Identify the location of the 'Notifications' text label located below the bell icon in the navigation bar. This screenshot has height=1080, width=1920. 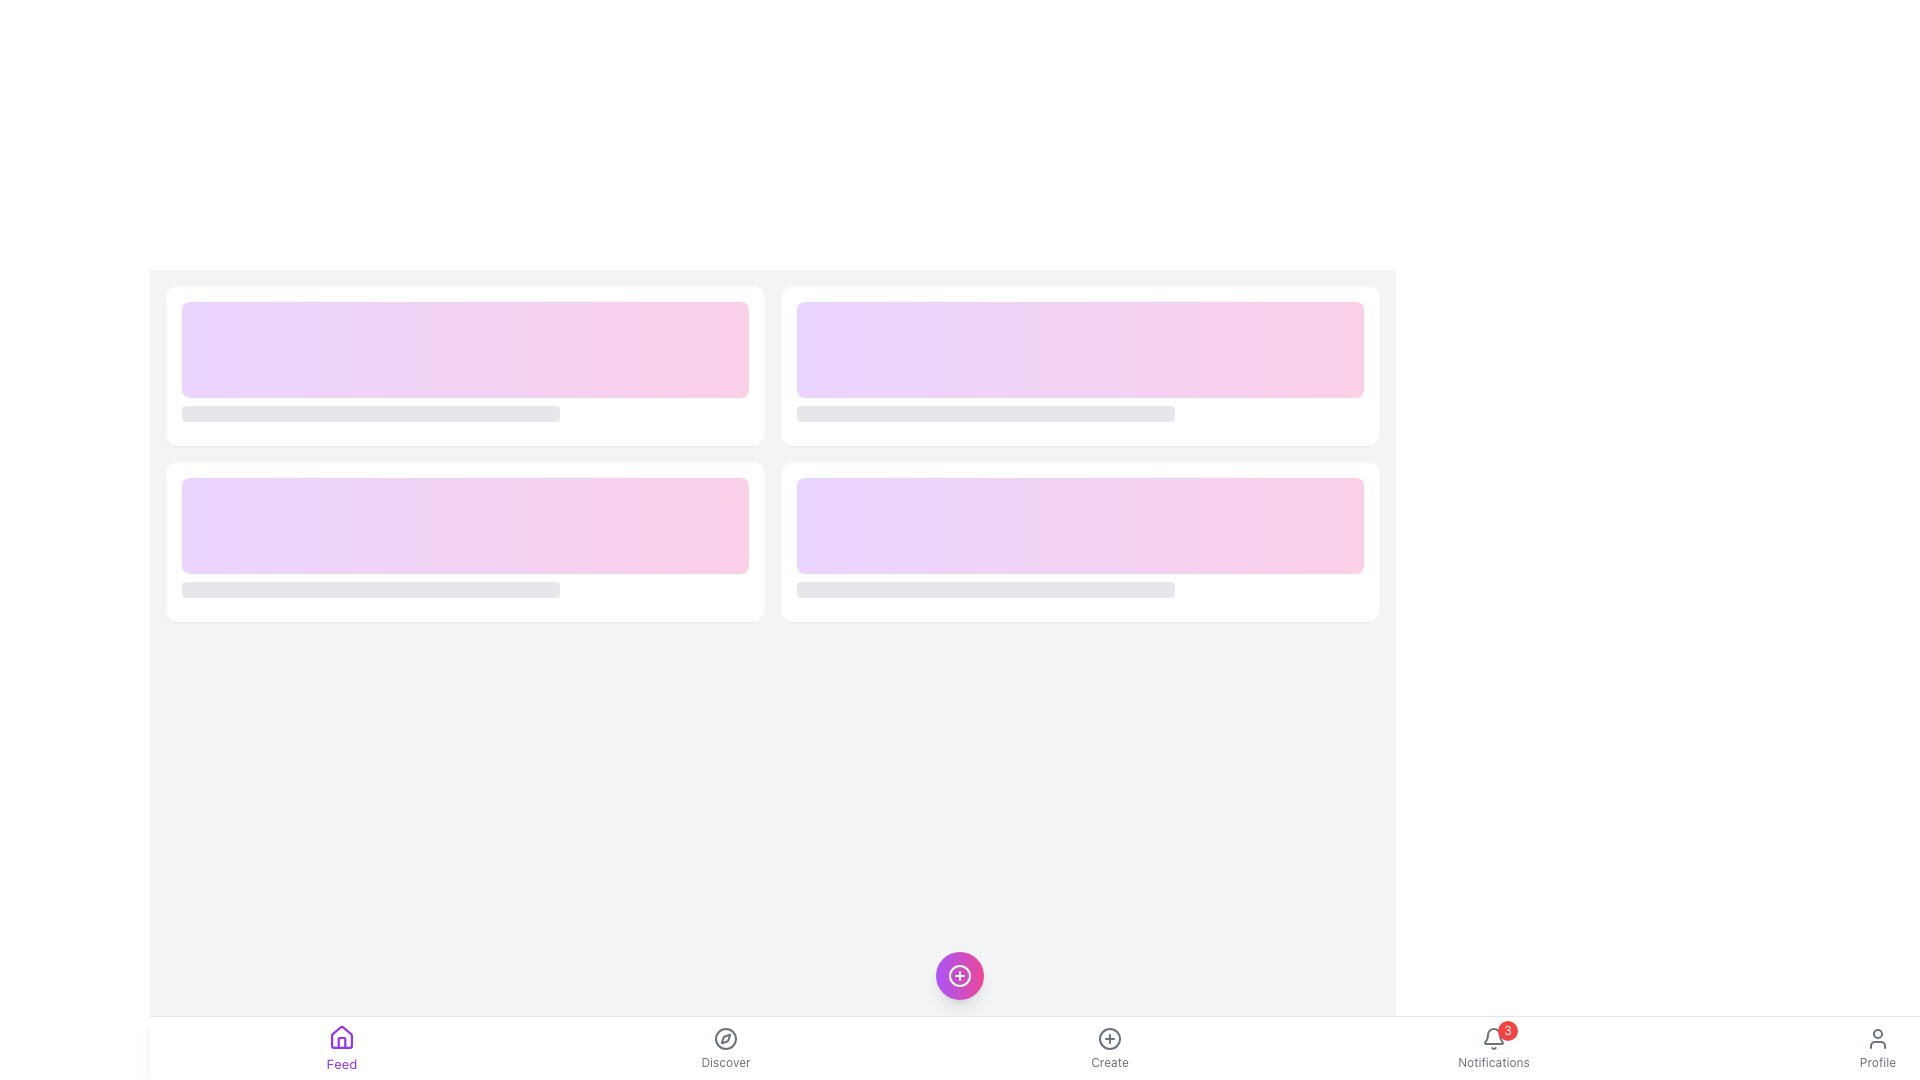
(1493, 1061).